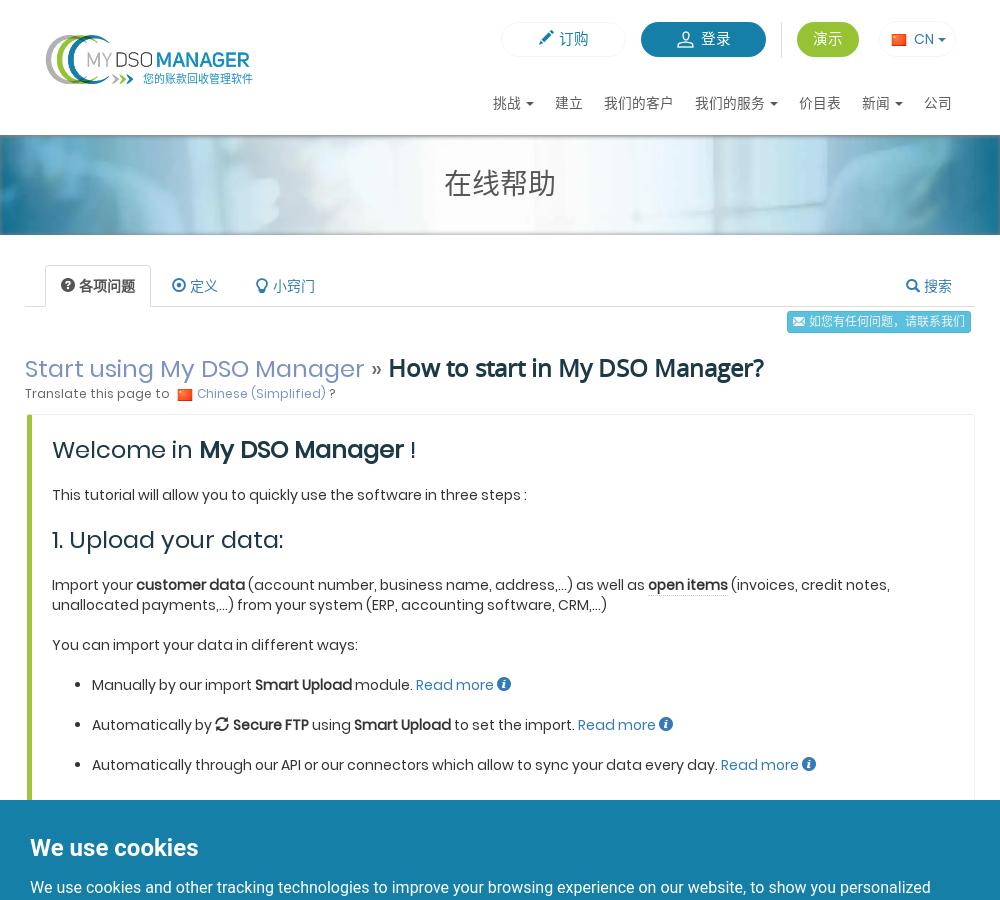 This screenshot has width=1000, height=900. Describe the element at coordinates (25, 368) in the screenshot. I see `'Start using My DSO Manager'` at that location.